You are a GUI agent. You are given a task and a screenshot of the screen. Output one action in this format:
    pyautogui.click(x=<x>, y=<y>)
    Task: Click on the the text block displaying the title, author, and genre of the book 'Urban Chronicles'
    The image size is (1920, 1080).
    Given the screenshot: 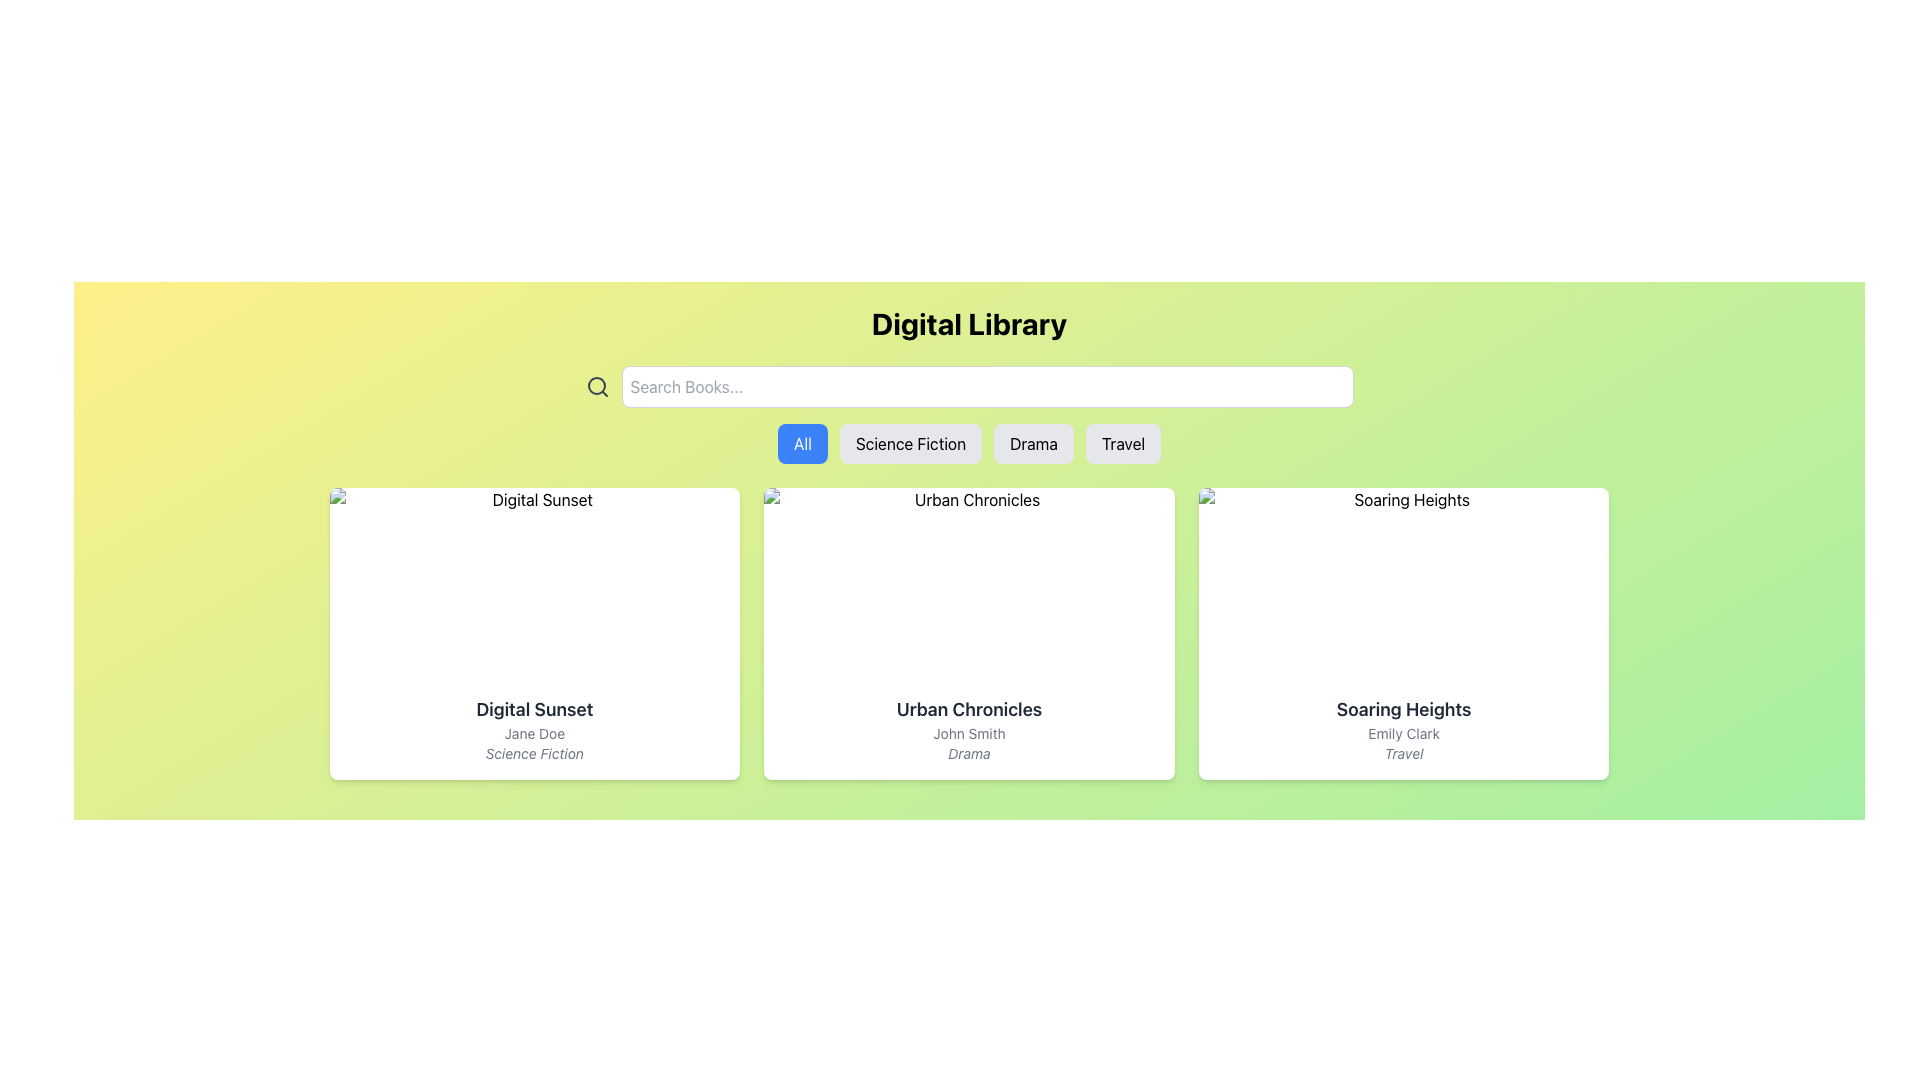 What is the action you would take?
    pyautogui.click(x=969, y=729)
    